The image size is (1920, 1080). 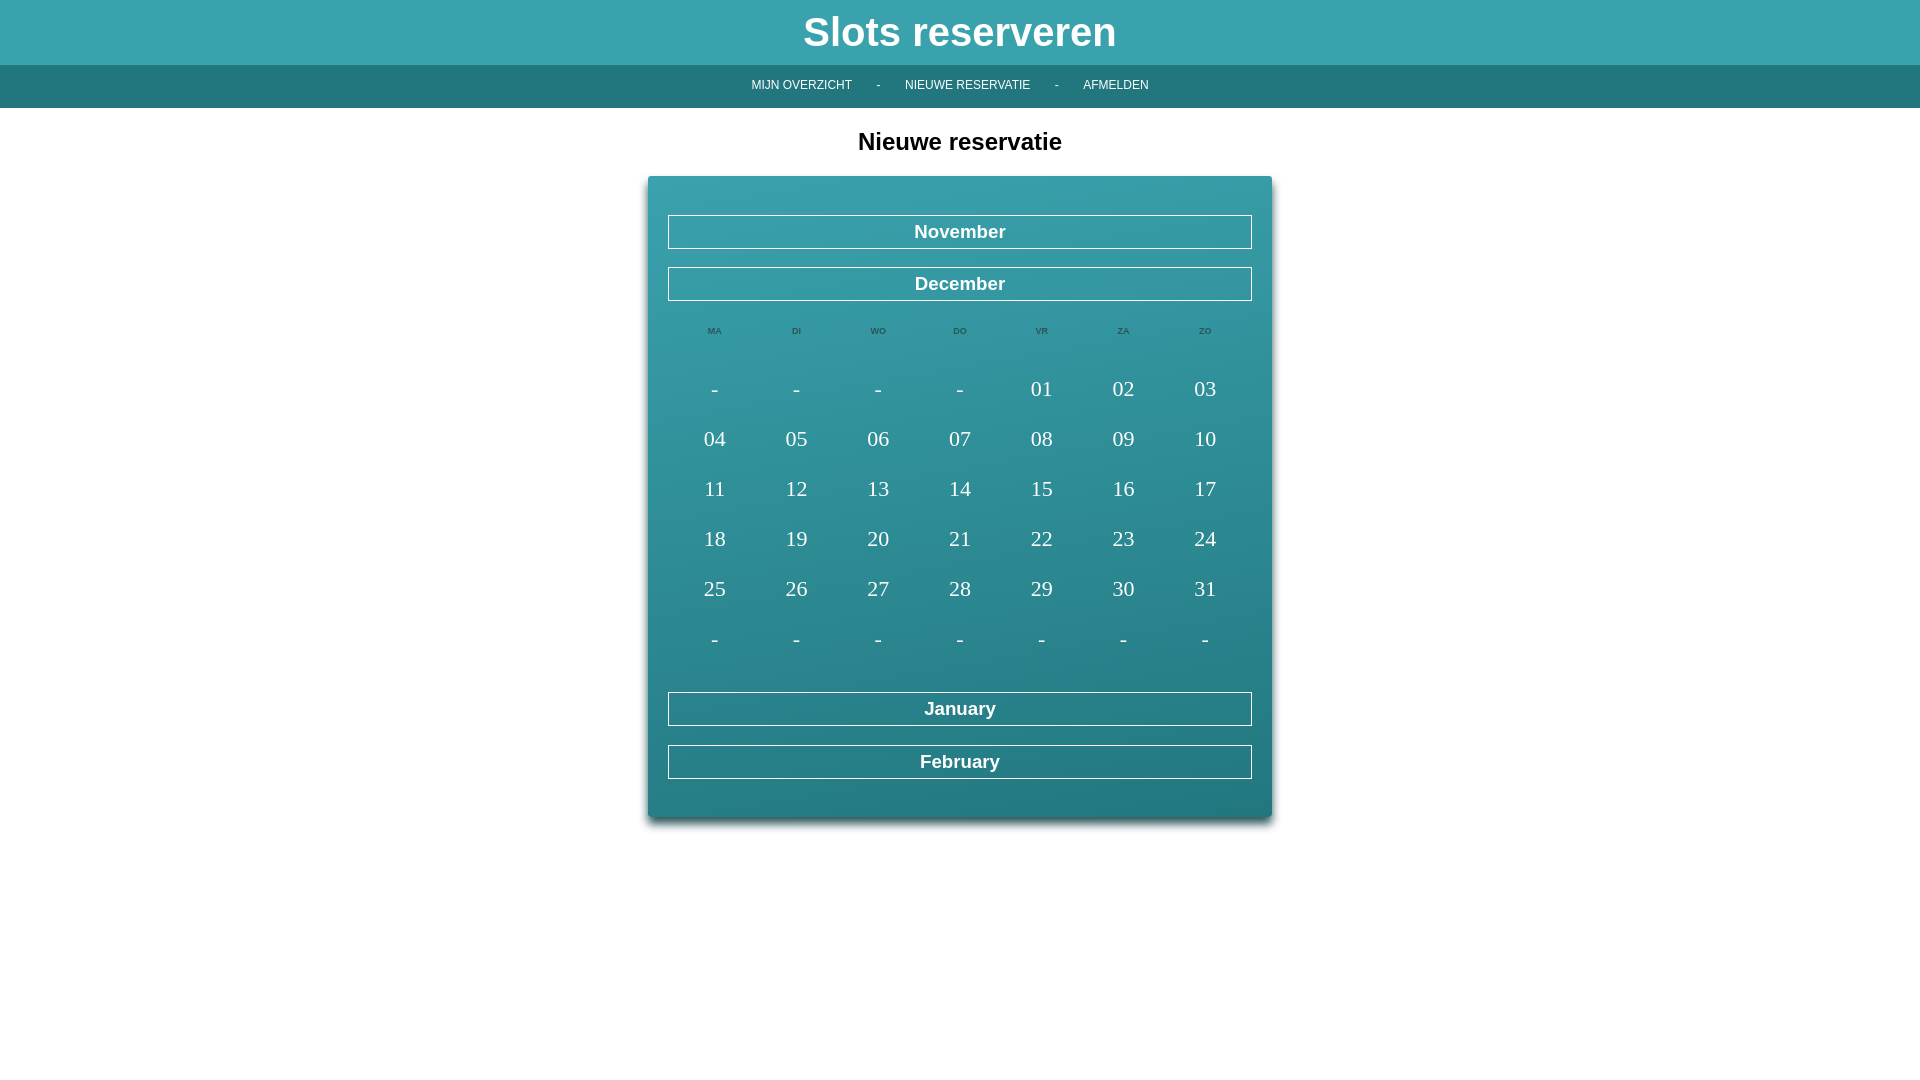 What do you see at coordinates (1114, 83) in the screenshot?
I see `'AFMELDEN'` at bounding box center [1114, 83].